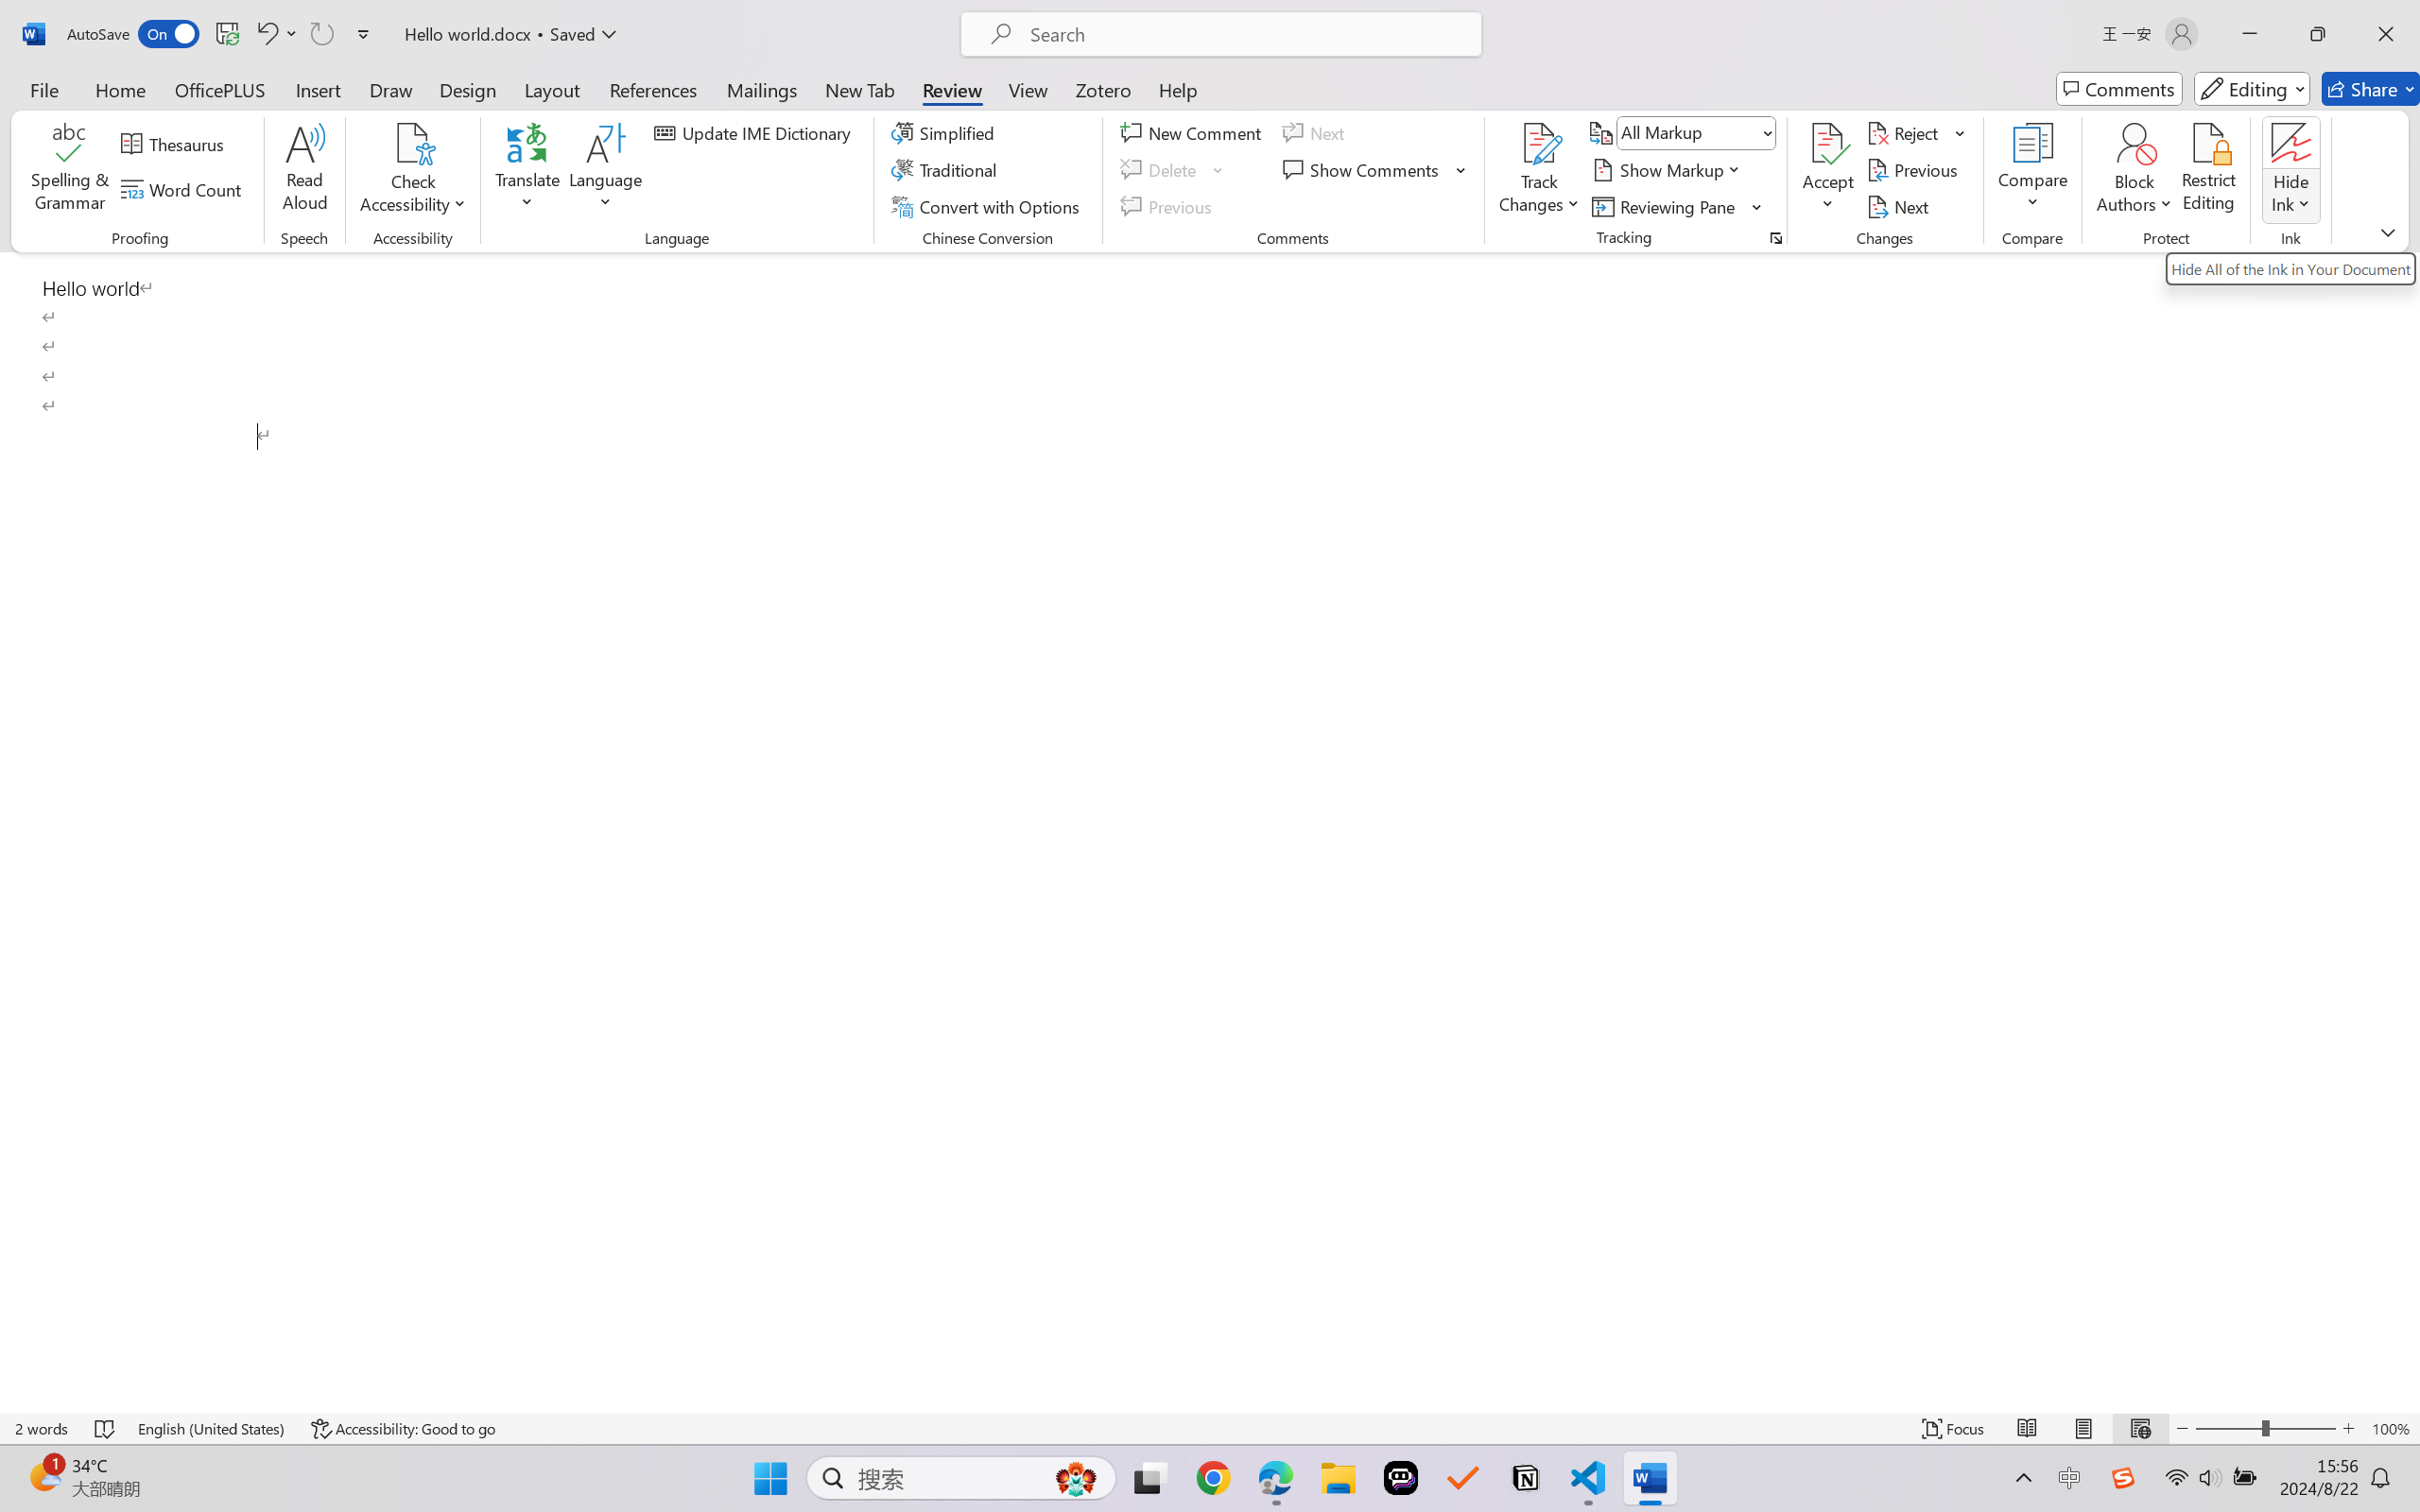 This screenshot has height=1512, width=2420. I want to click on 'Spelling and Grammar Check No Errors', so click(105, 1428).